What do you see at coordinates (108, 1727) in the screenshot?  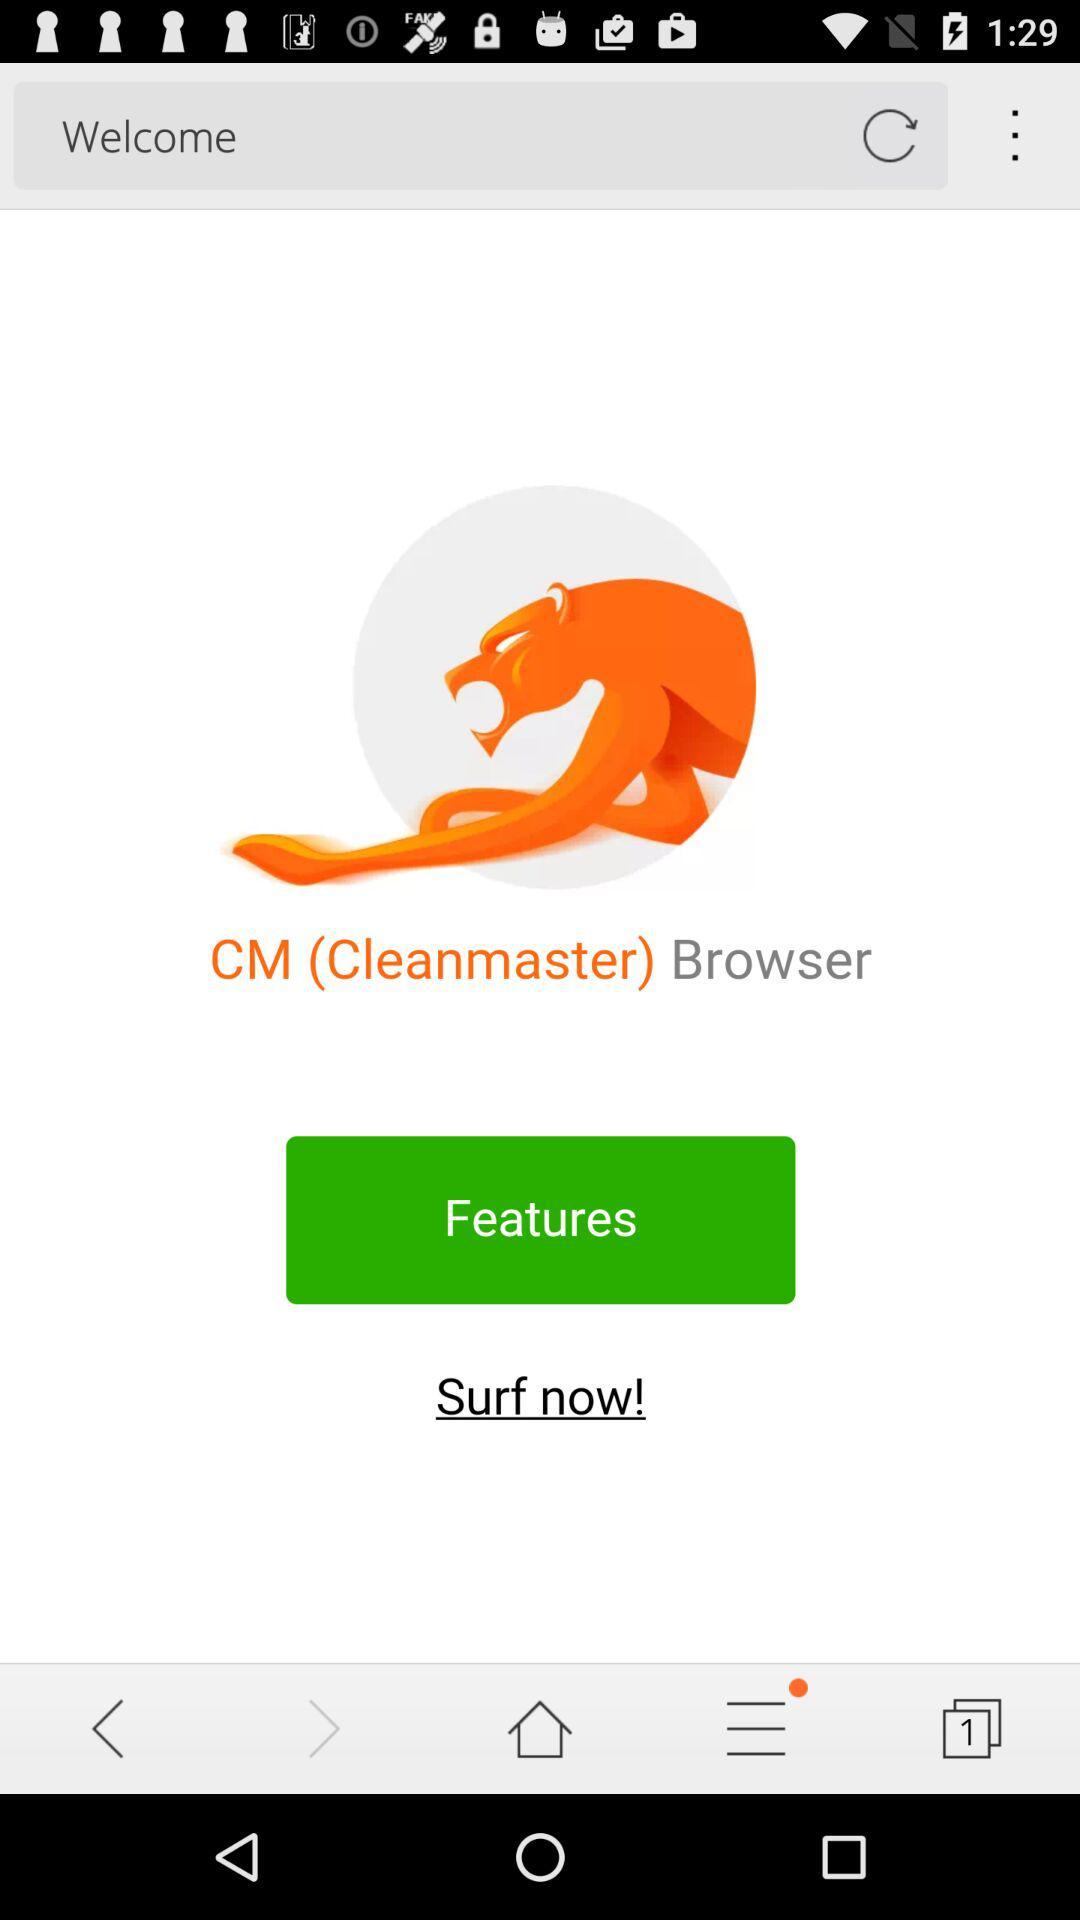 I see `previous` at bounding box center [108, 1727].